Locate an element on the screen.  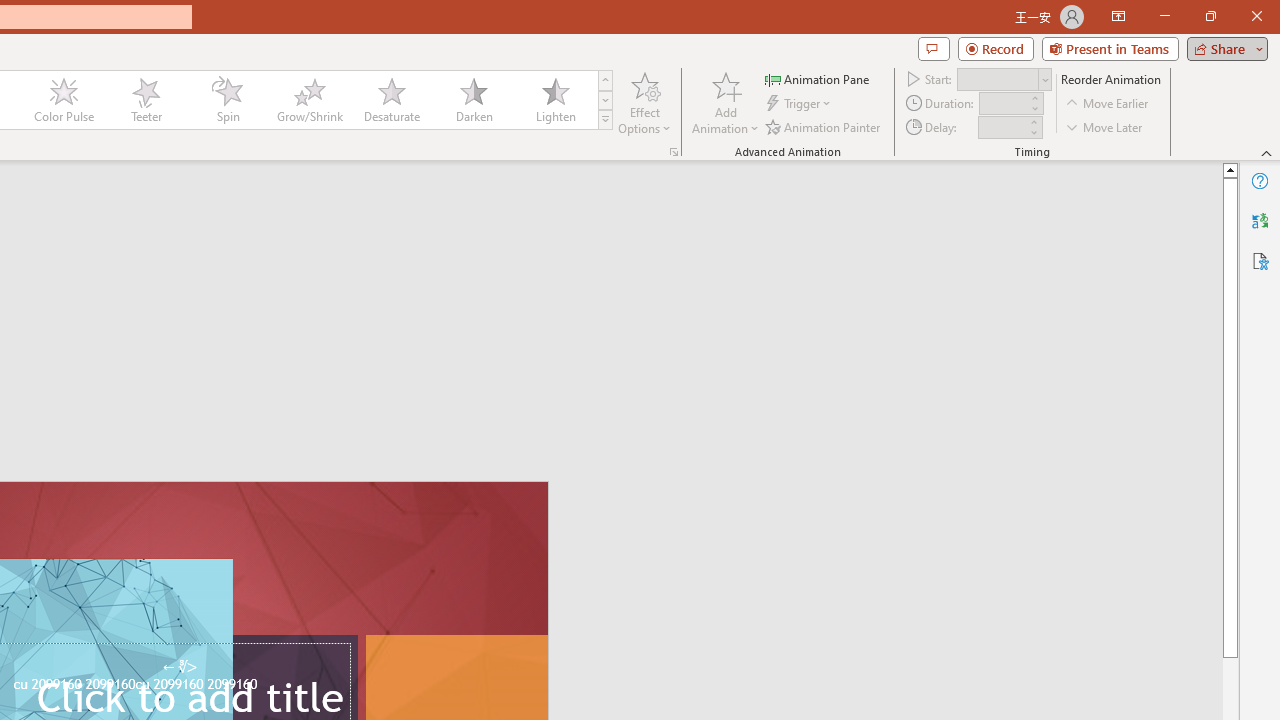
'Effect Options' is located at coordinates (645, 103).